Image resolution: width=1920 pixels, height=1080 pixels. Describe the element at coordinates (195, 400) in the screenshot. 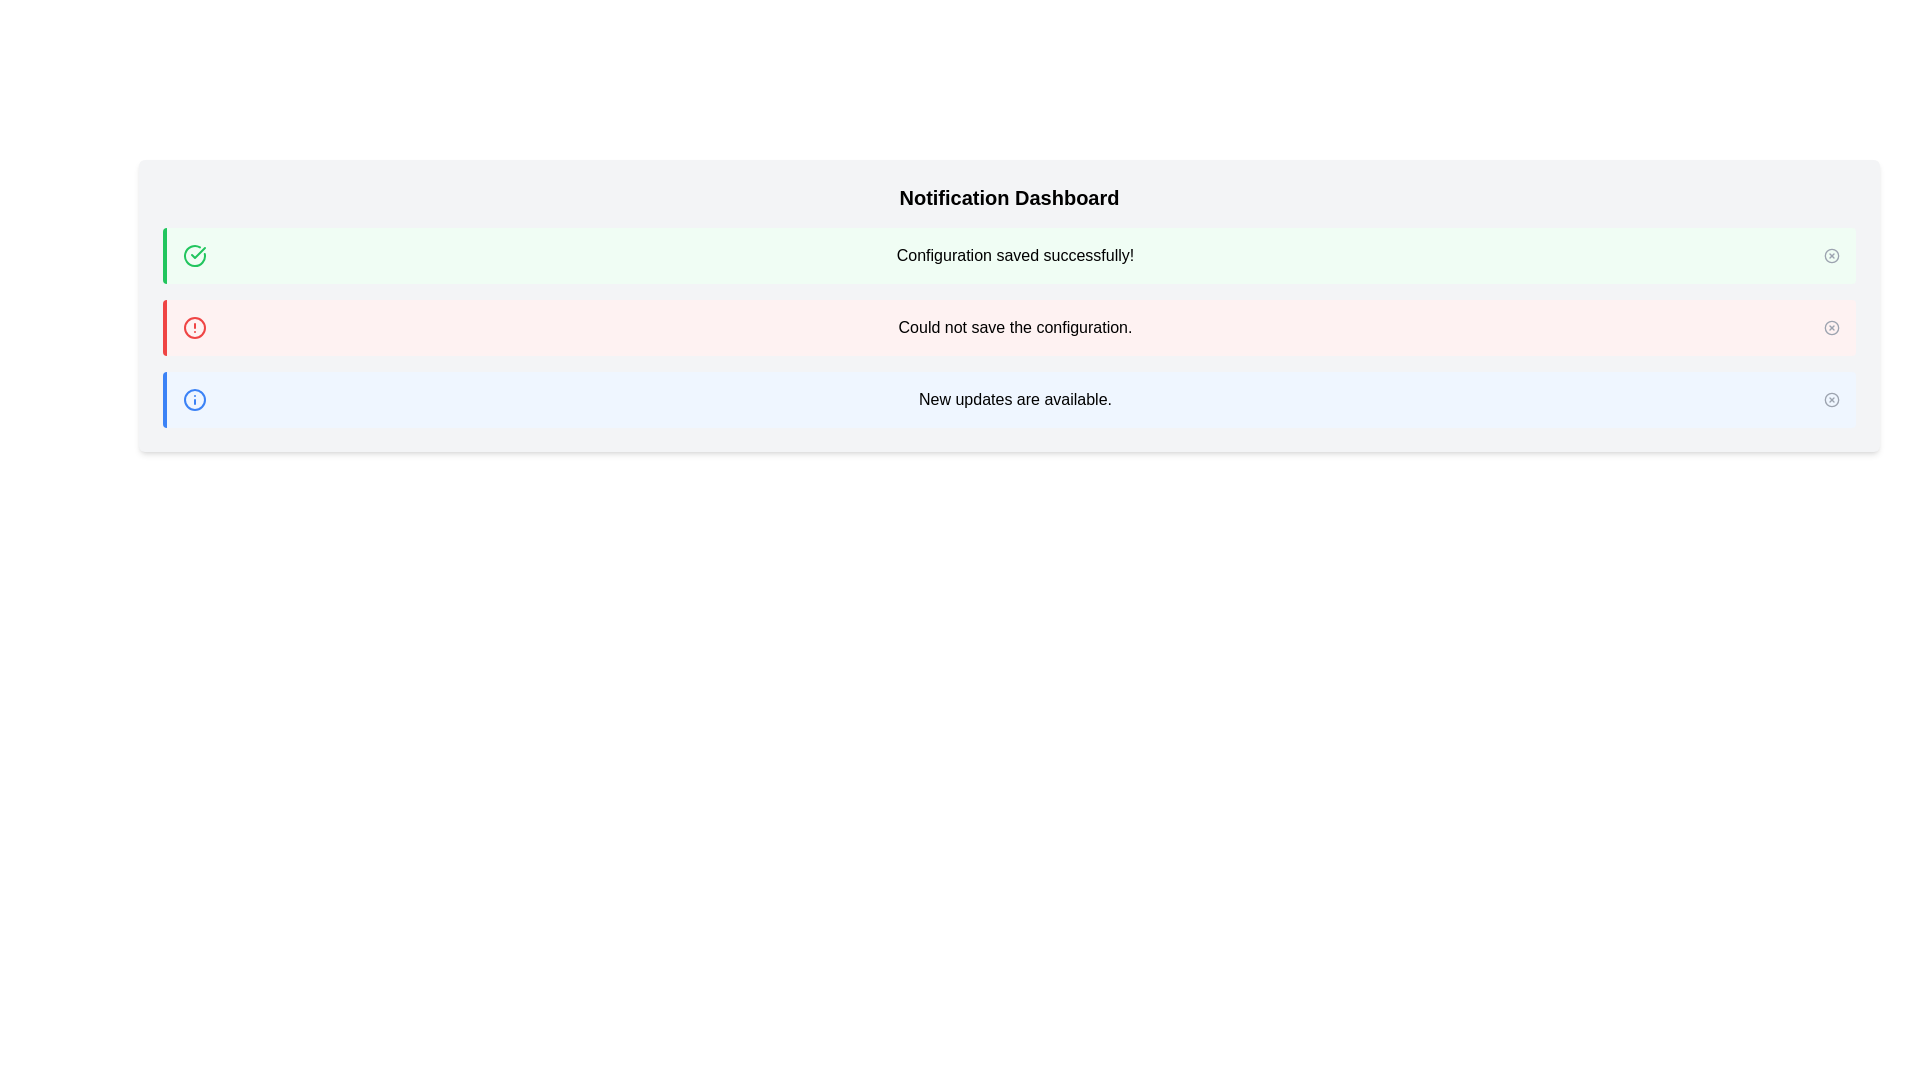

I see `the Information Icon, which is a blue circular icon indicating notifications, located at the start of the notification 'New updates are available.'` at that location.